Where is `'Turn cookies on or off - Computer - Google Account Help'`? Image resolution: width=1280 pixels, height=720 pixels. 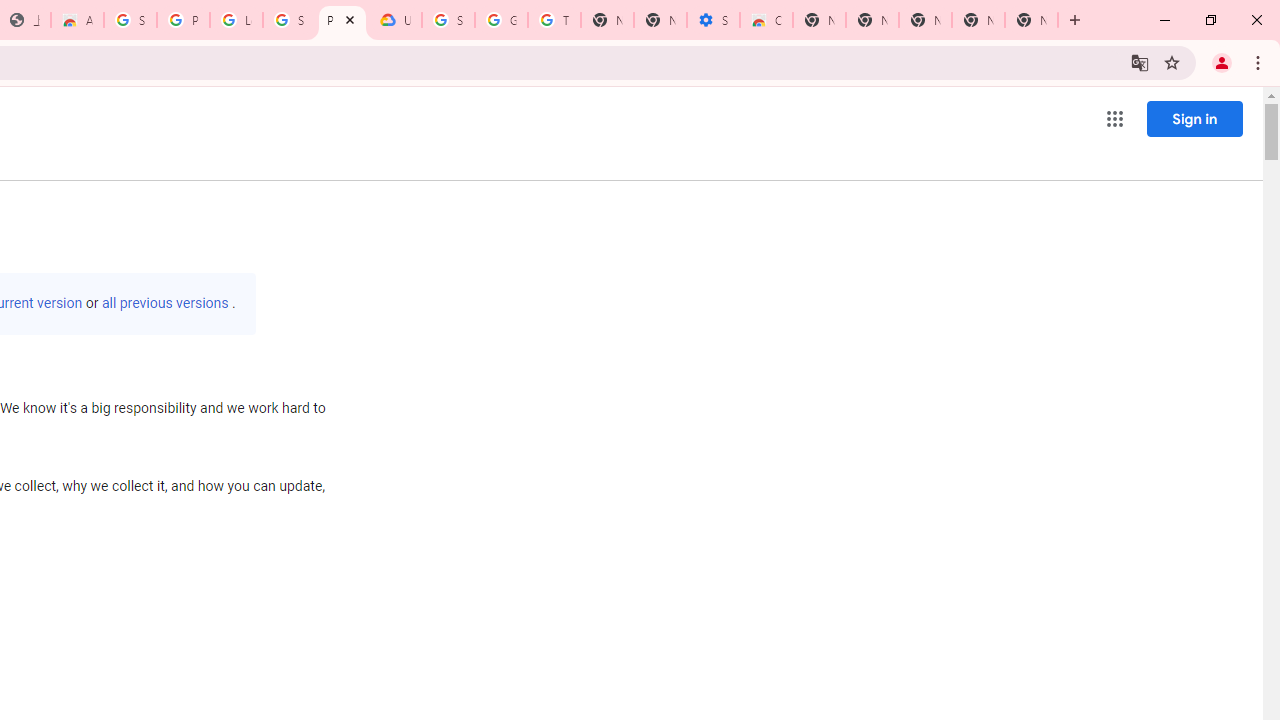
'Turn cookies on or off - Computer - Google Account Help' is located at coordinates (554, 20).